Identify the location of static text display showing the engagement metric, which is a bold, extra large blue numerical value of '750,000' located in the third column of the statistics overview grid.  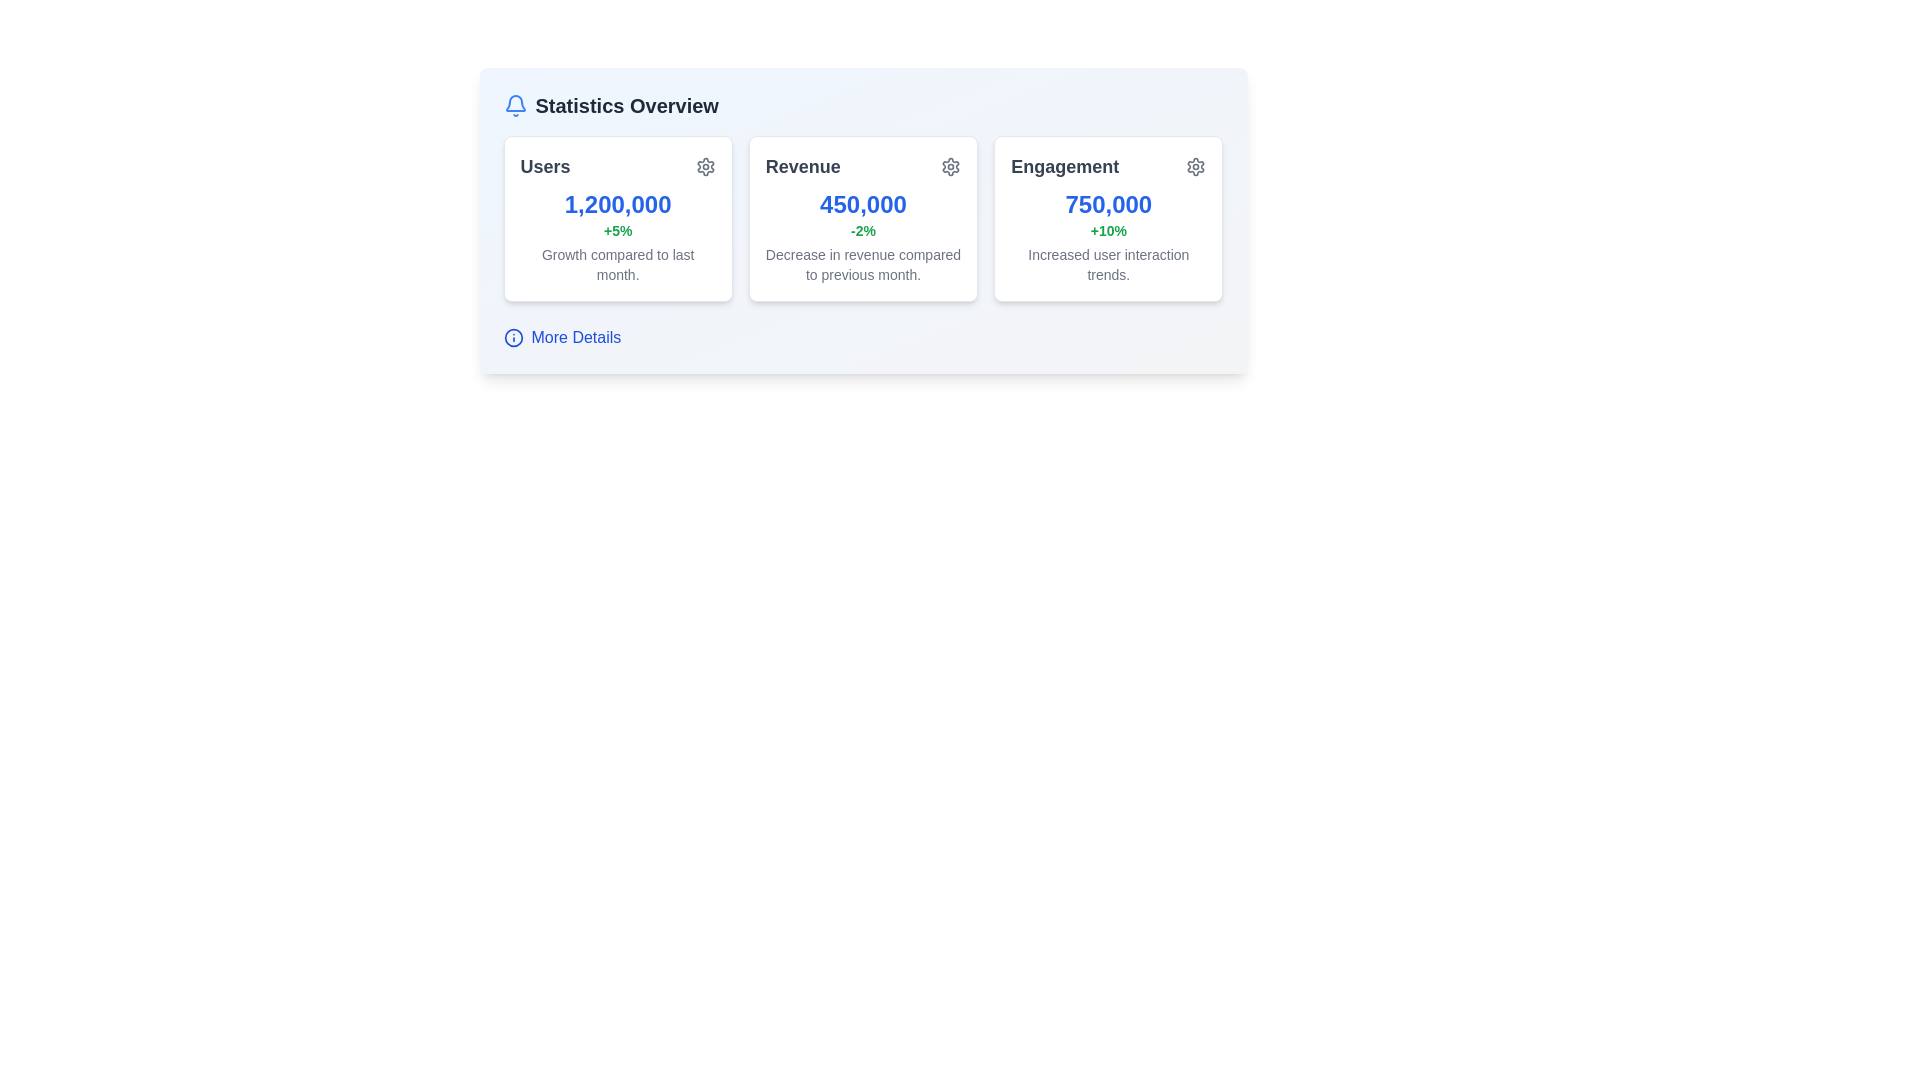
(1107, 204).